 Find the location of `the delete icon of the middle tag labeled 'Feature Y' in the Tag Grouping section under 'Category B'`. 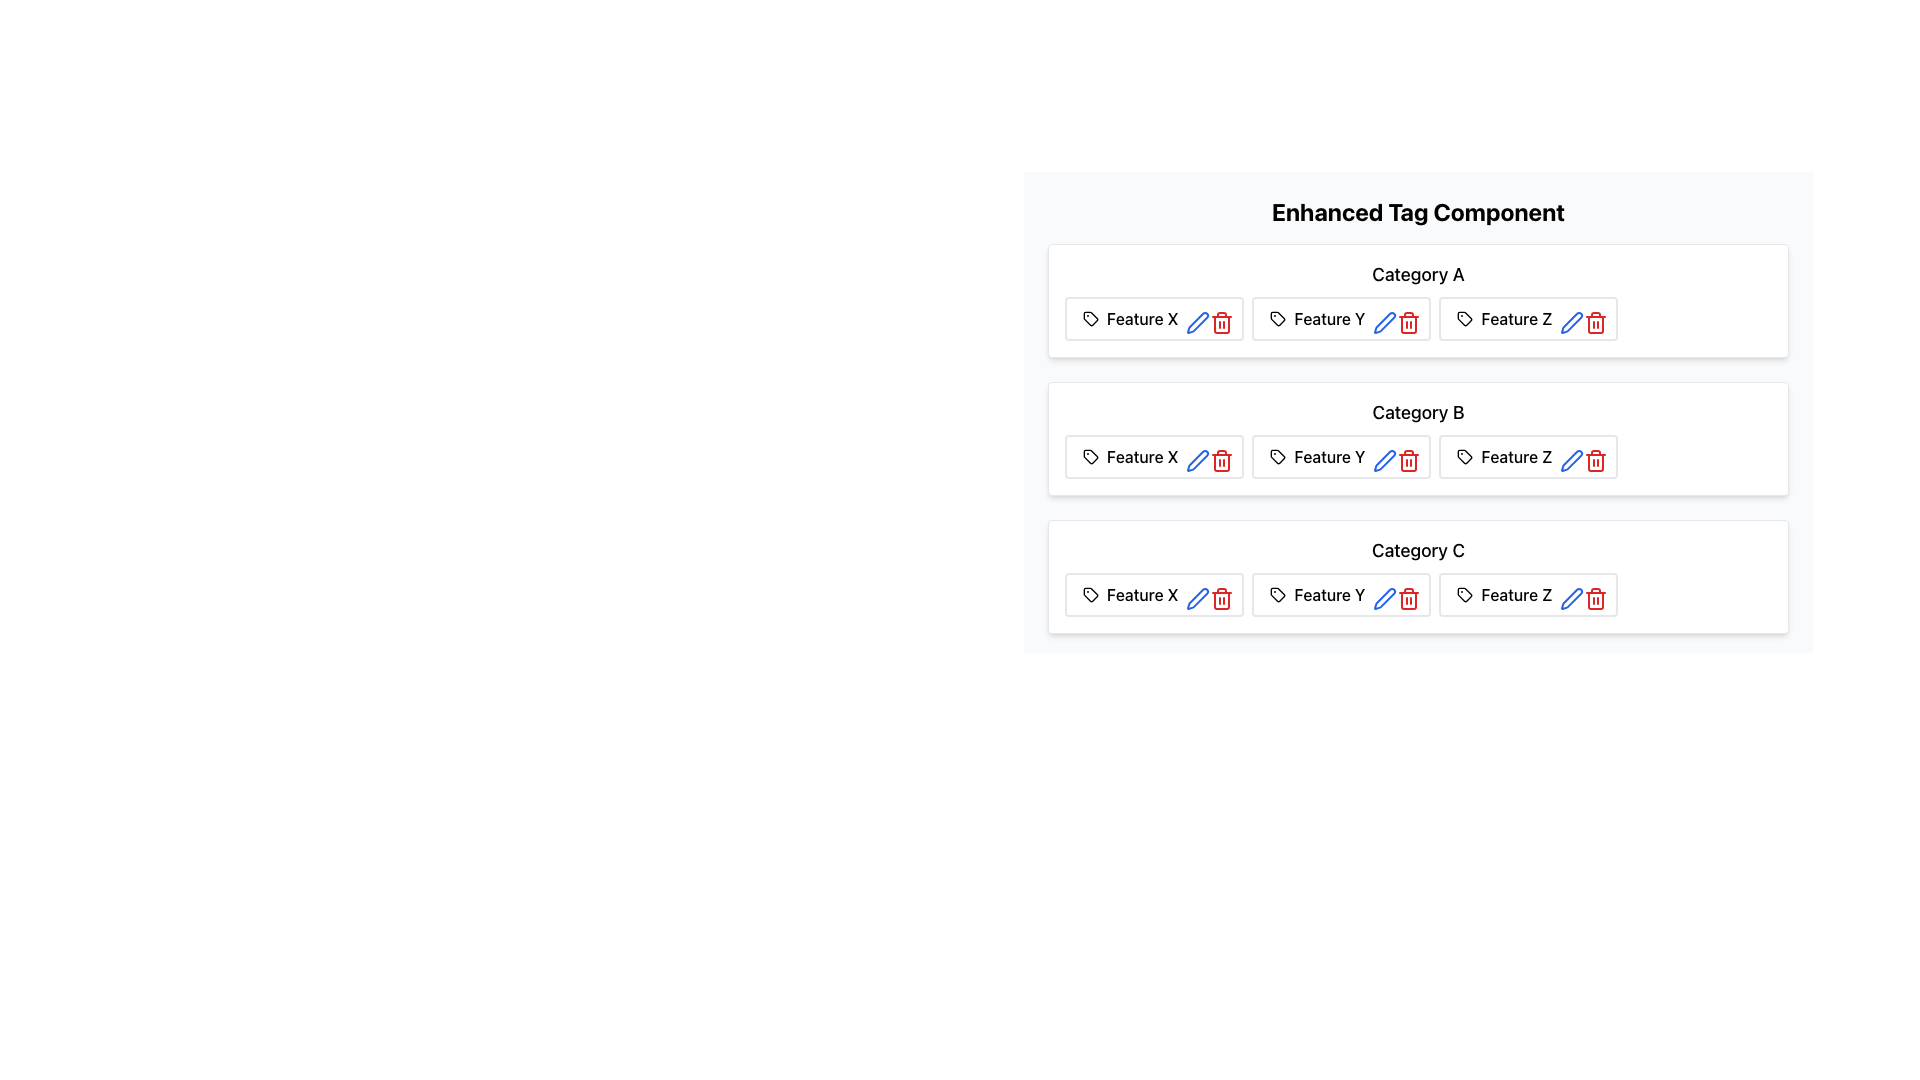

the delete icon of the middle tag labeled 'Feature Y' in the Tag Grouping section under 'Category B' is located at coordinates (1417, 456).